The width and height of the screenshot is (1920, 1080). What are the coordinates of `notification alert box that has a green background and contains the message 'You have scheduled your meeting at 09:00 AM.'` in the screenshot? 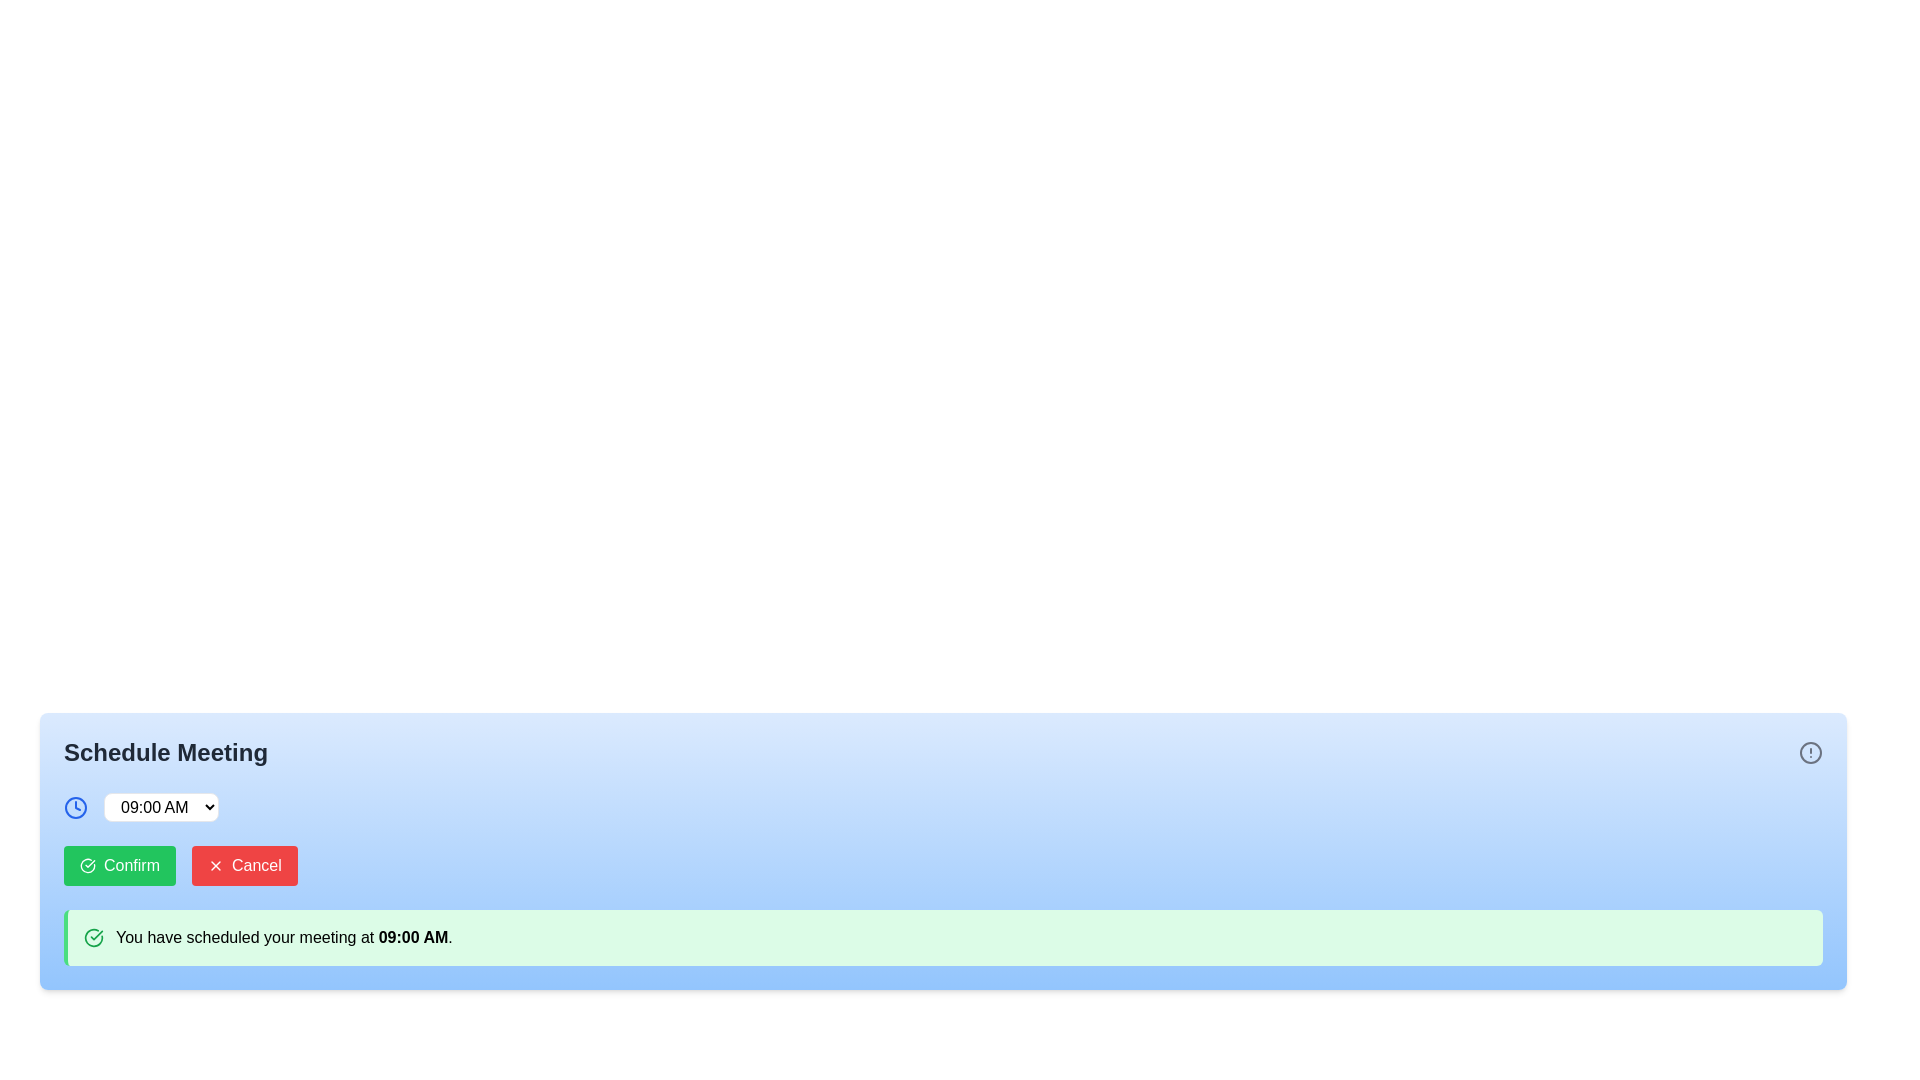 It's located at (942, 937).